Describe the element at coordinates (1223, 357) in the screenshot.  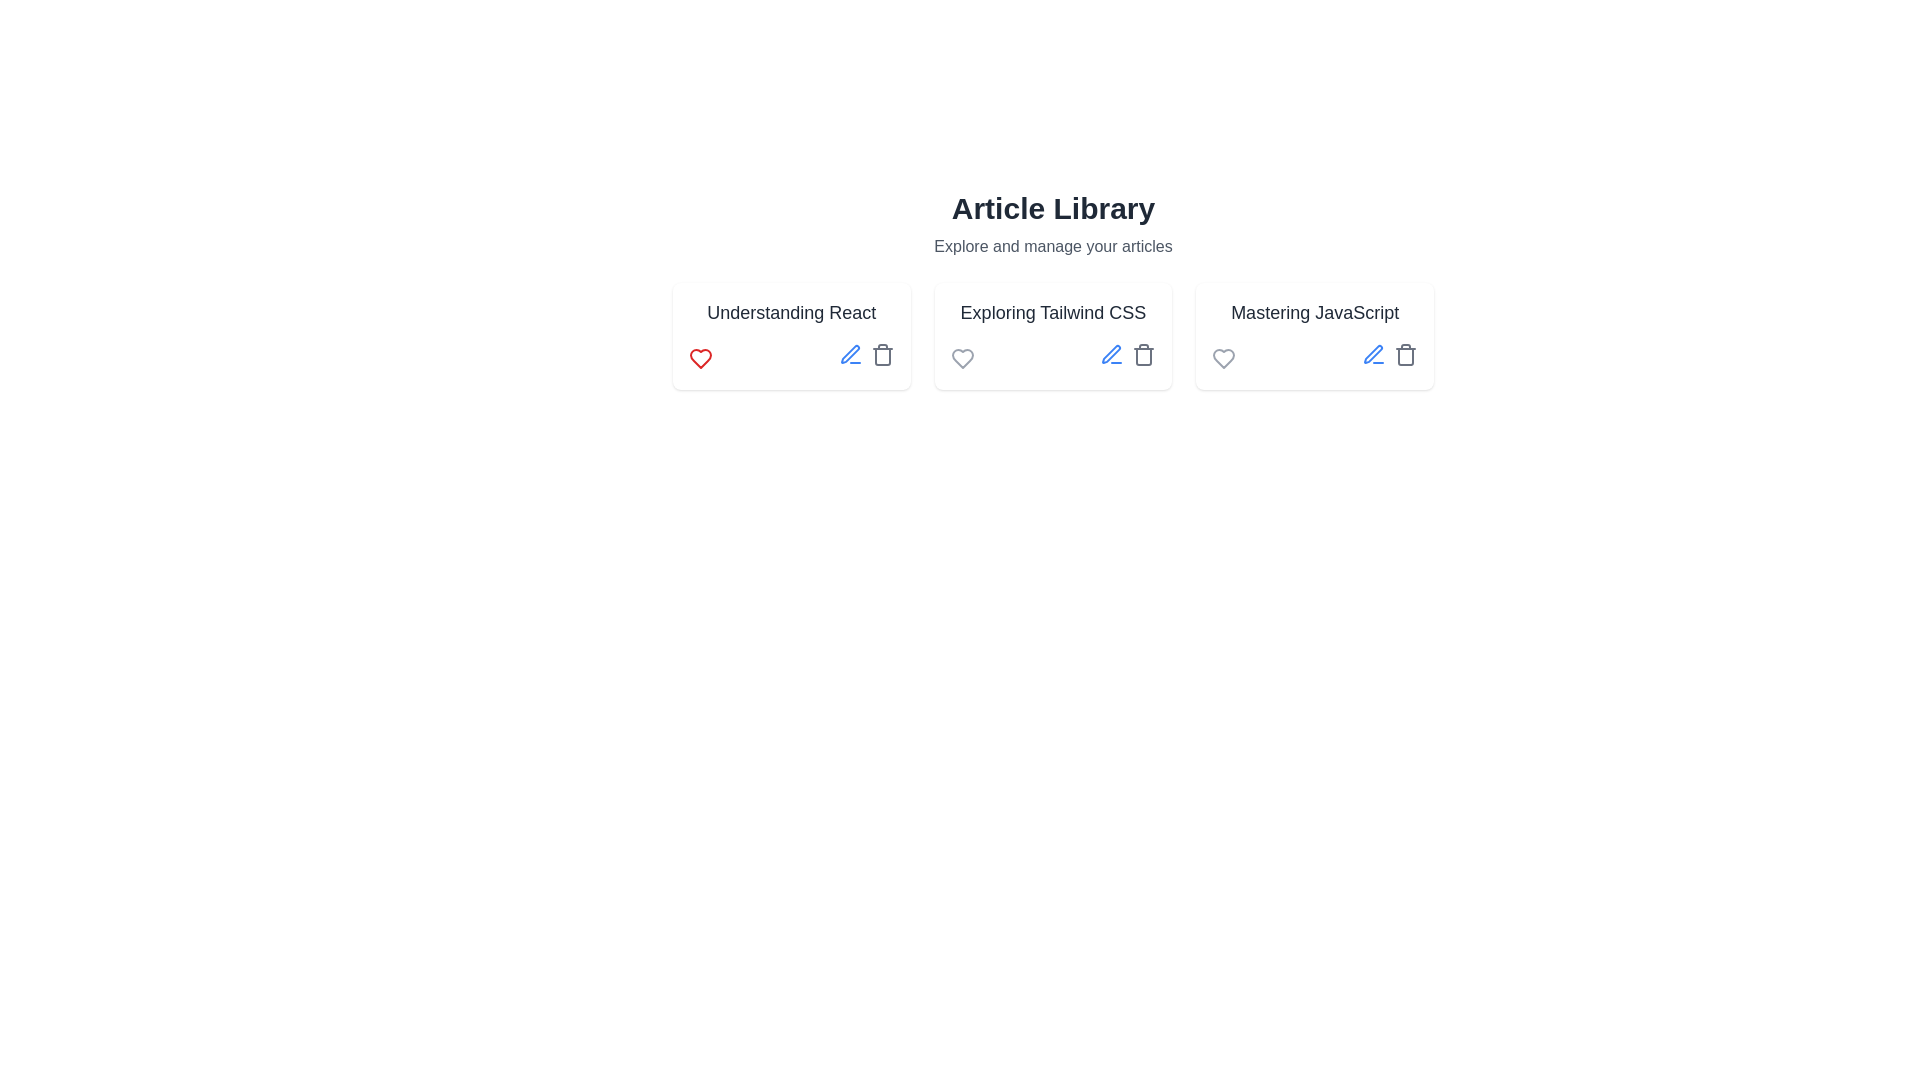
I see `the heart-shaped icon in the lower-left corner of the 'Mastering JavaScript' card` at that location.